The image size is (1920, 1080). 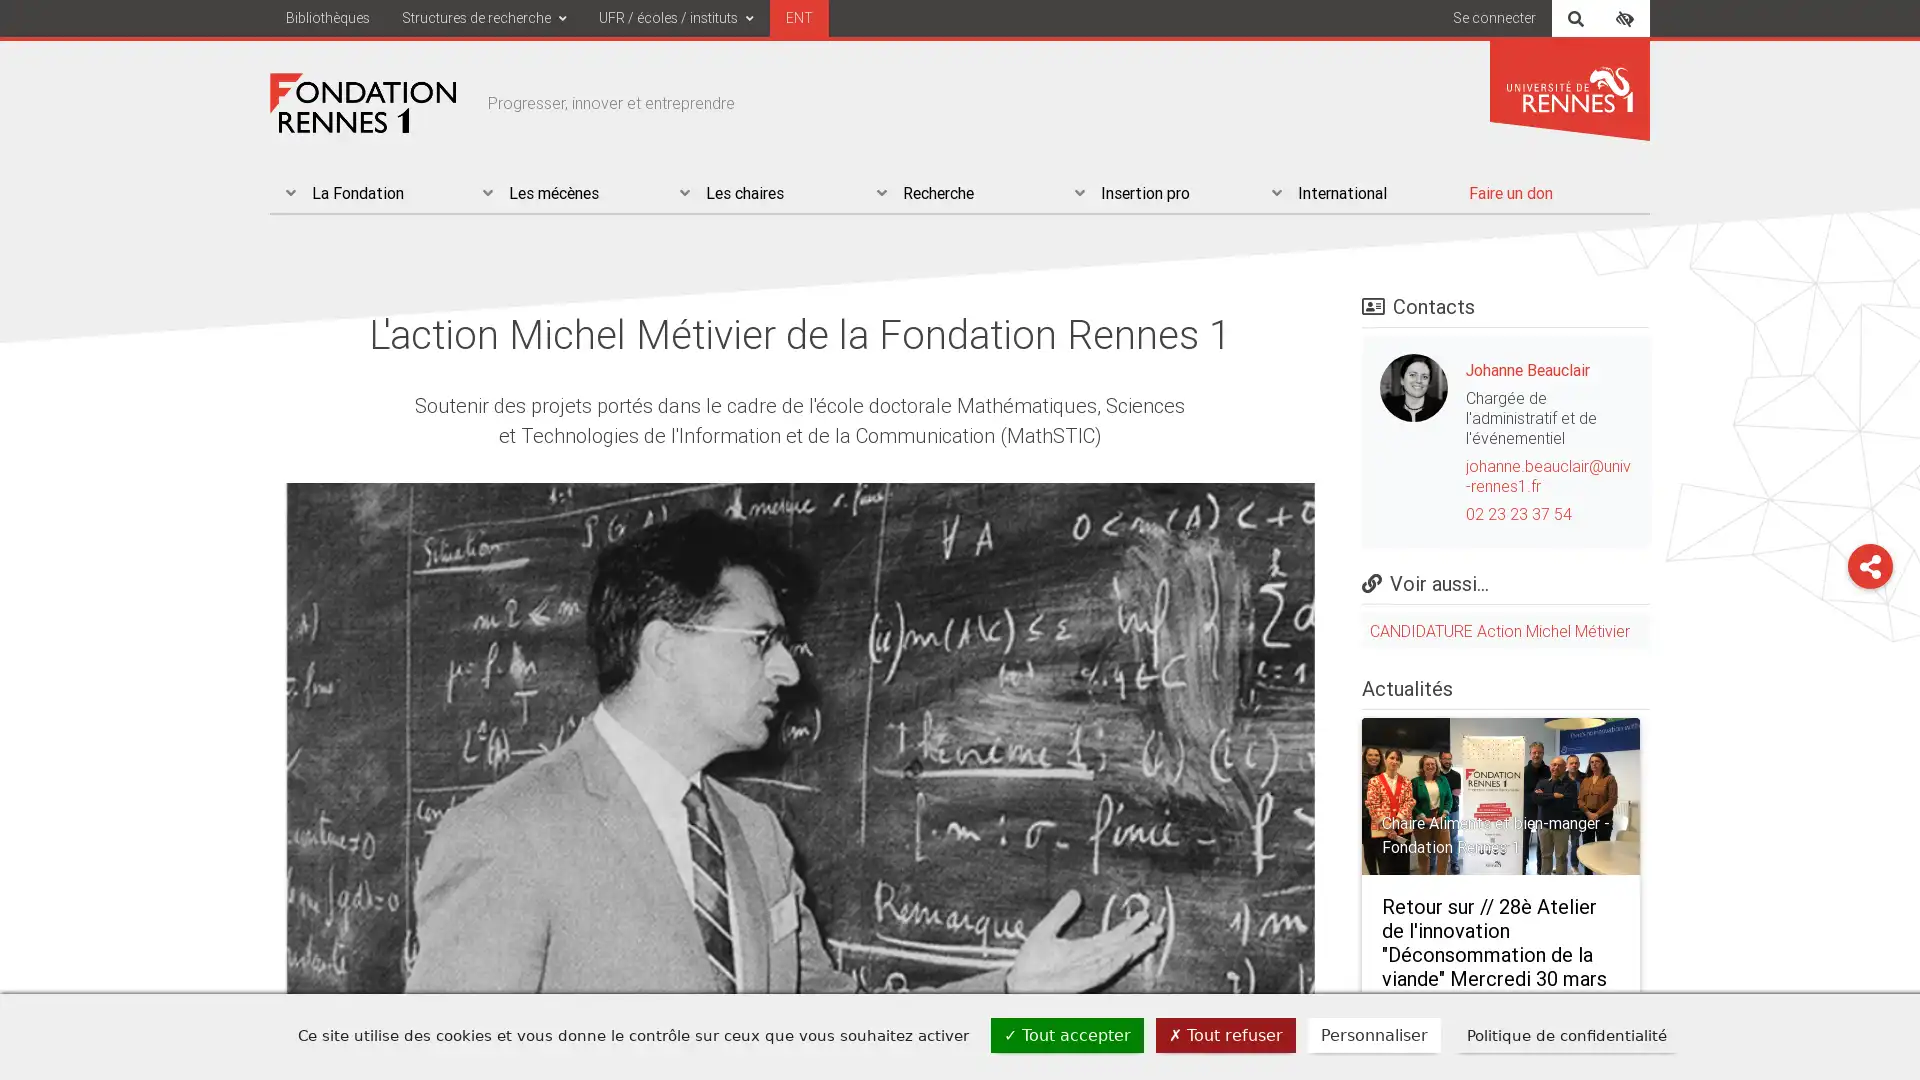 I want to click on Tout accepter, so click(x=1066, y=1034).